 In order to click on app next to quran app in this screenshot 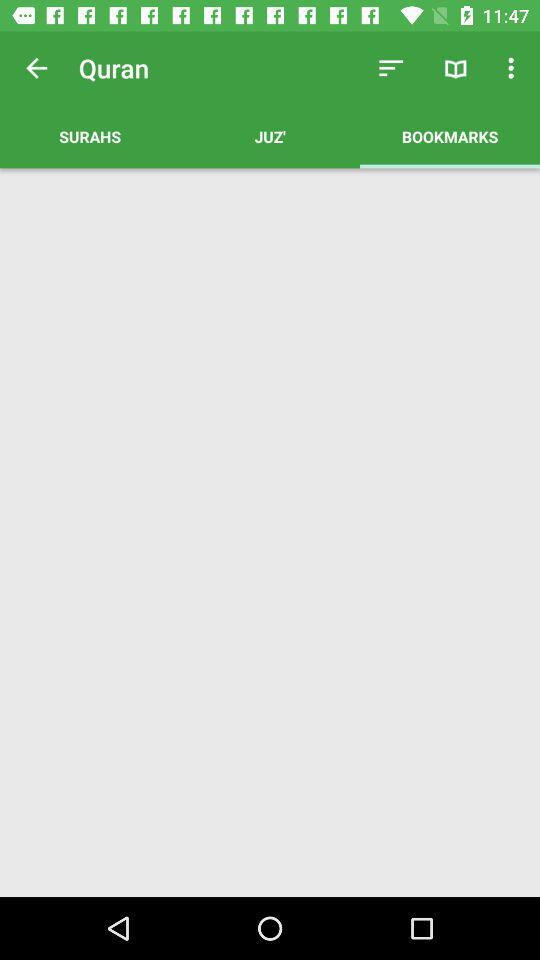, I will do `click(36, 68)`.